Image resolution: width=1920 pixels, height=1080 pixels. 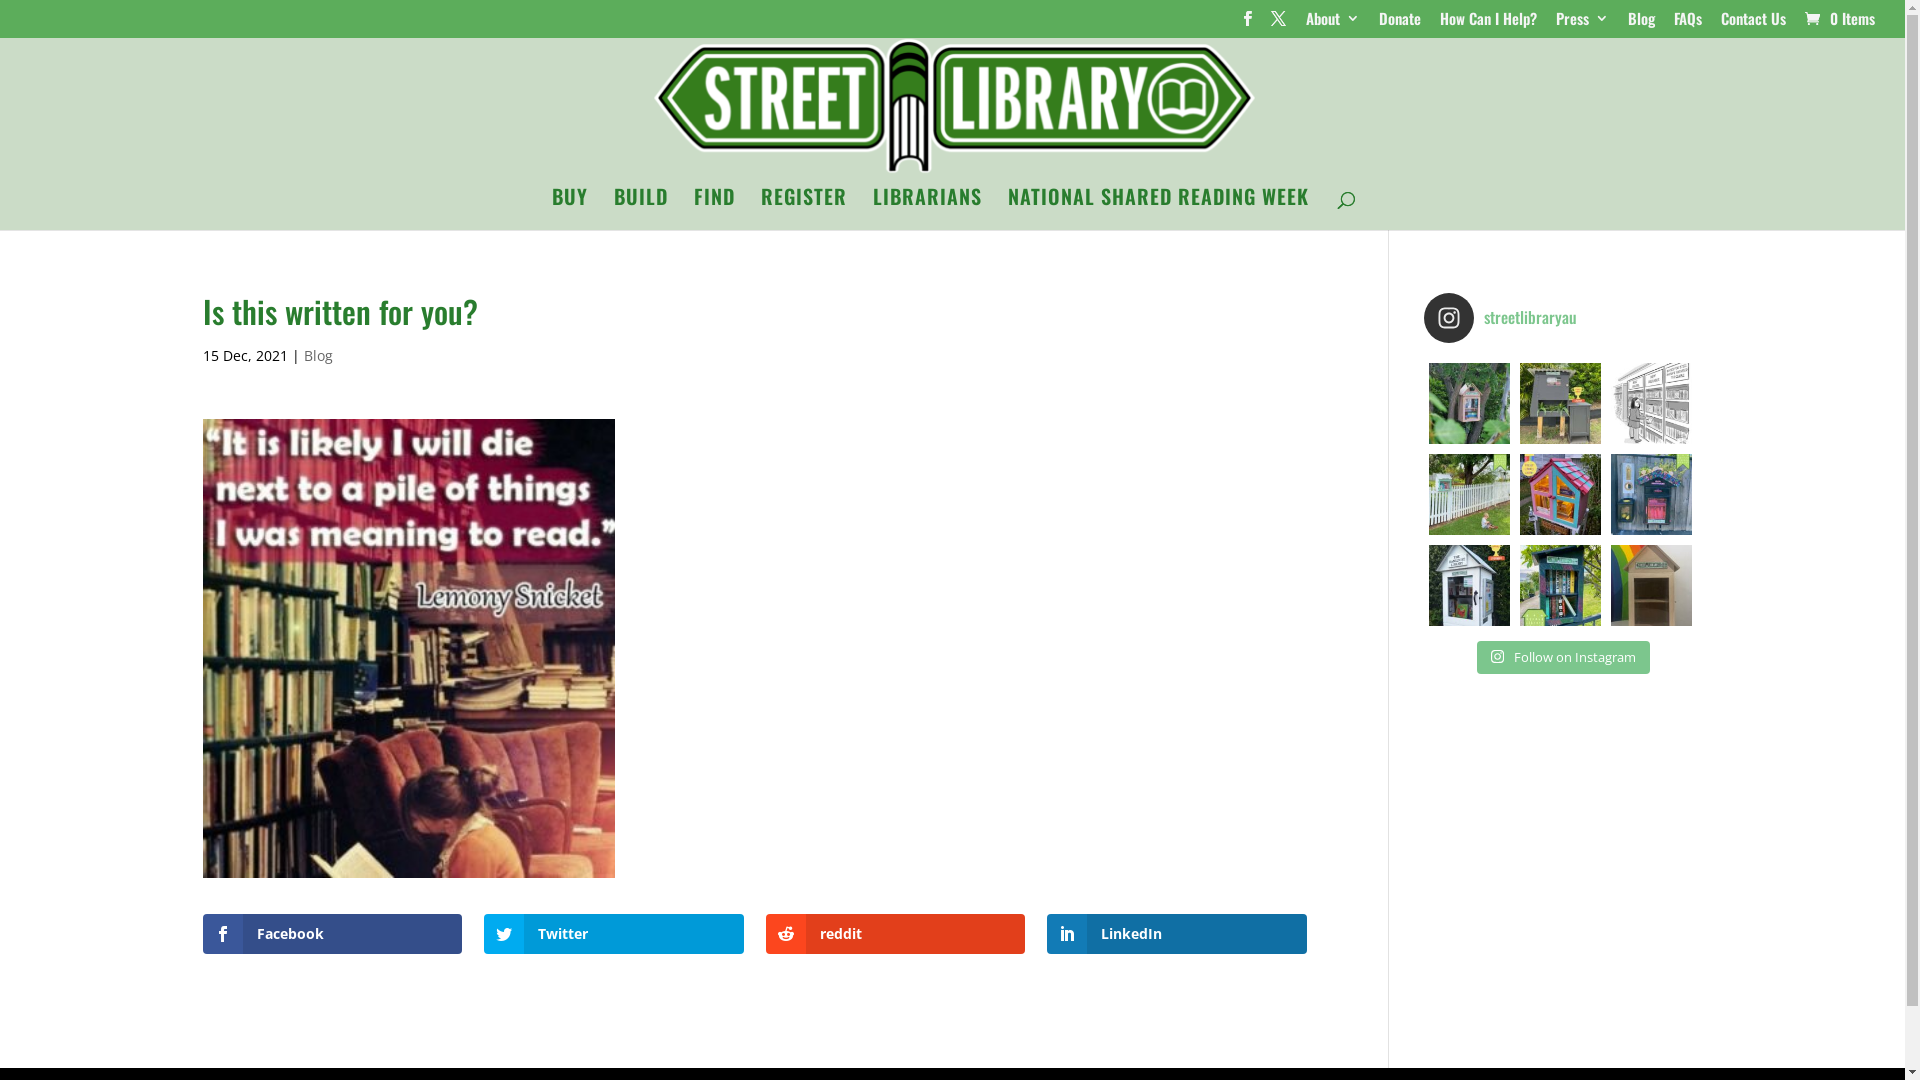 What do you see at coordinates (1559, 315) in the screenshot?
I see `'streetlibraryau'` at bounding box center [1559, 315].